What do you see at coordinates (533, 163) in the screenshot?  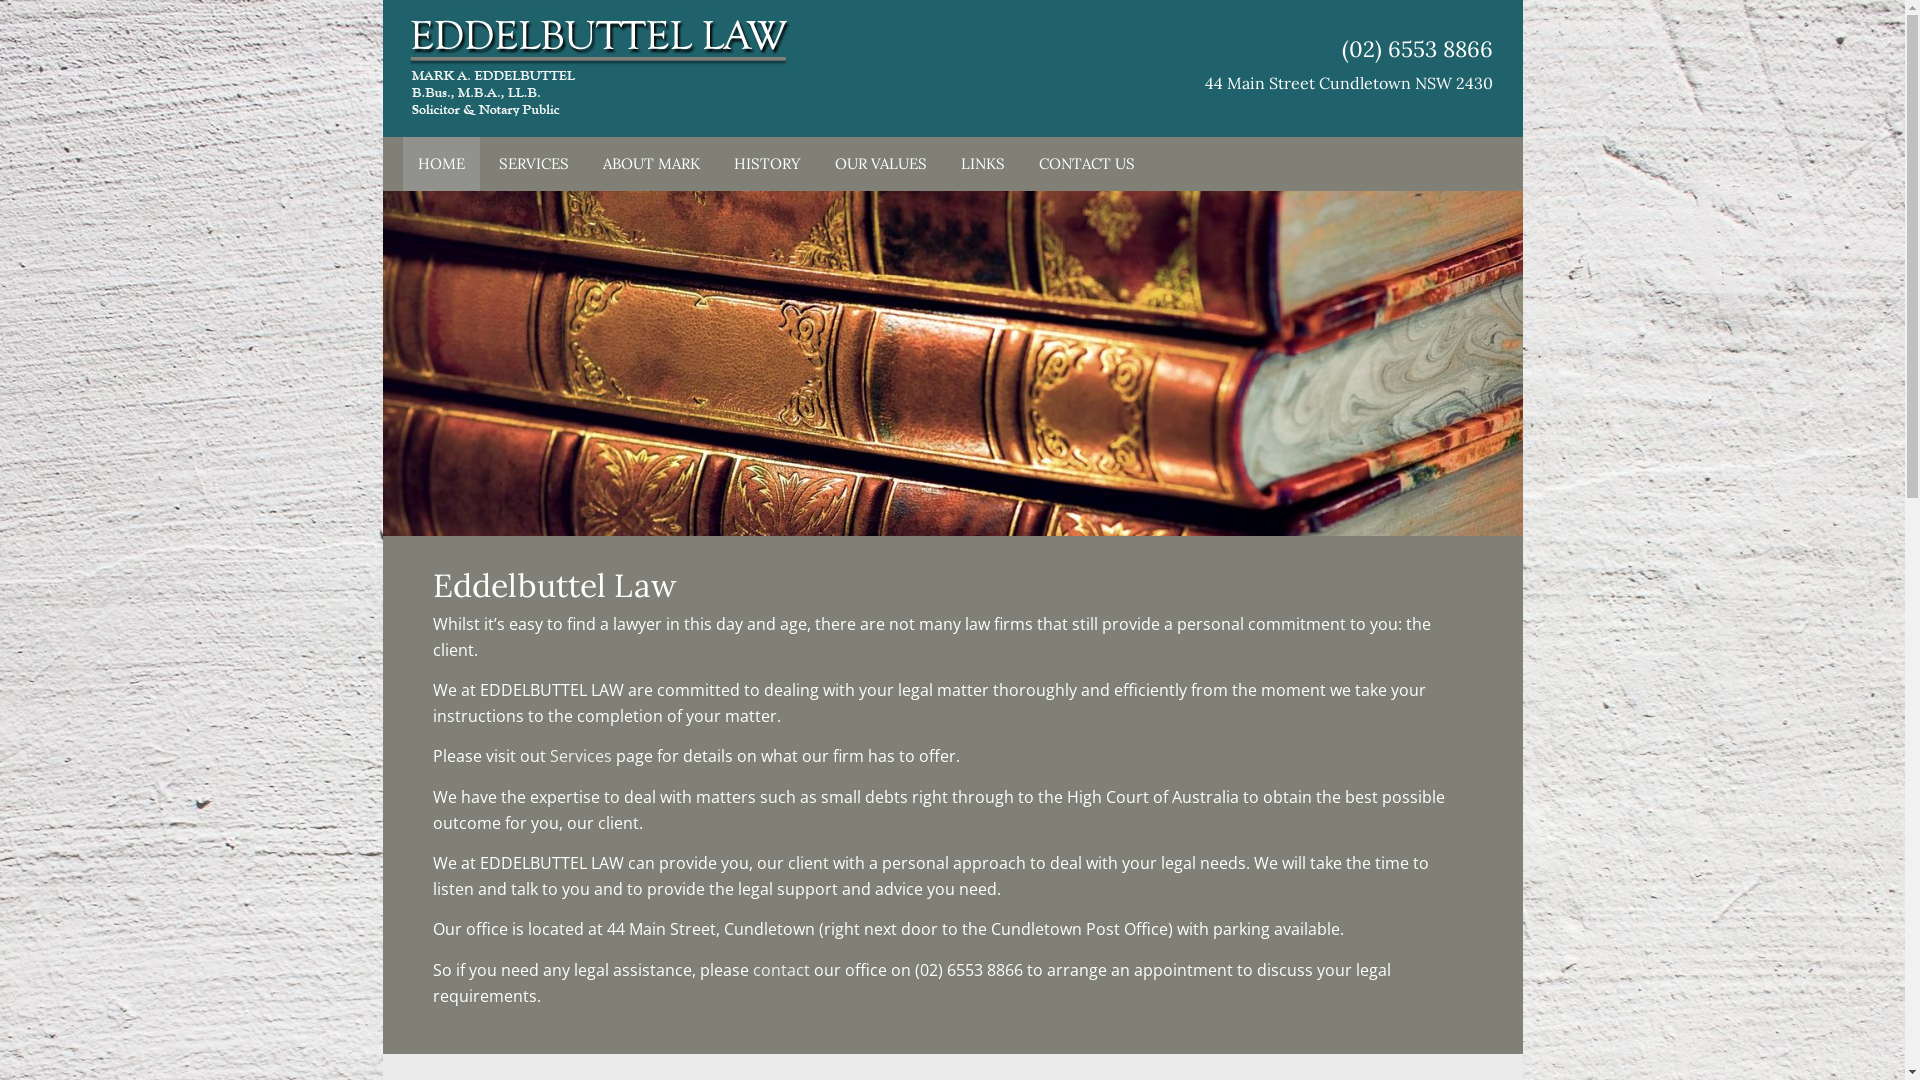 I see `'SERVICES'` at bounding box center [533, 163].